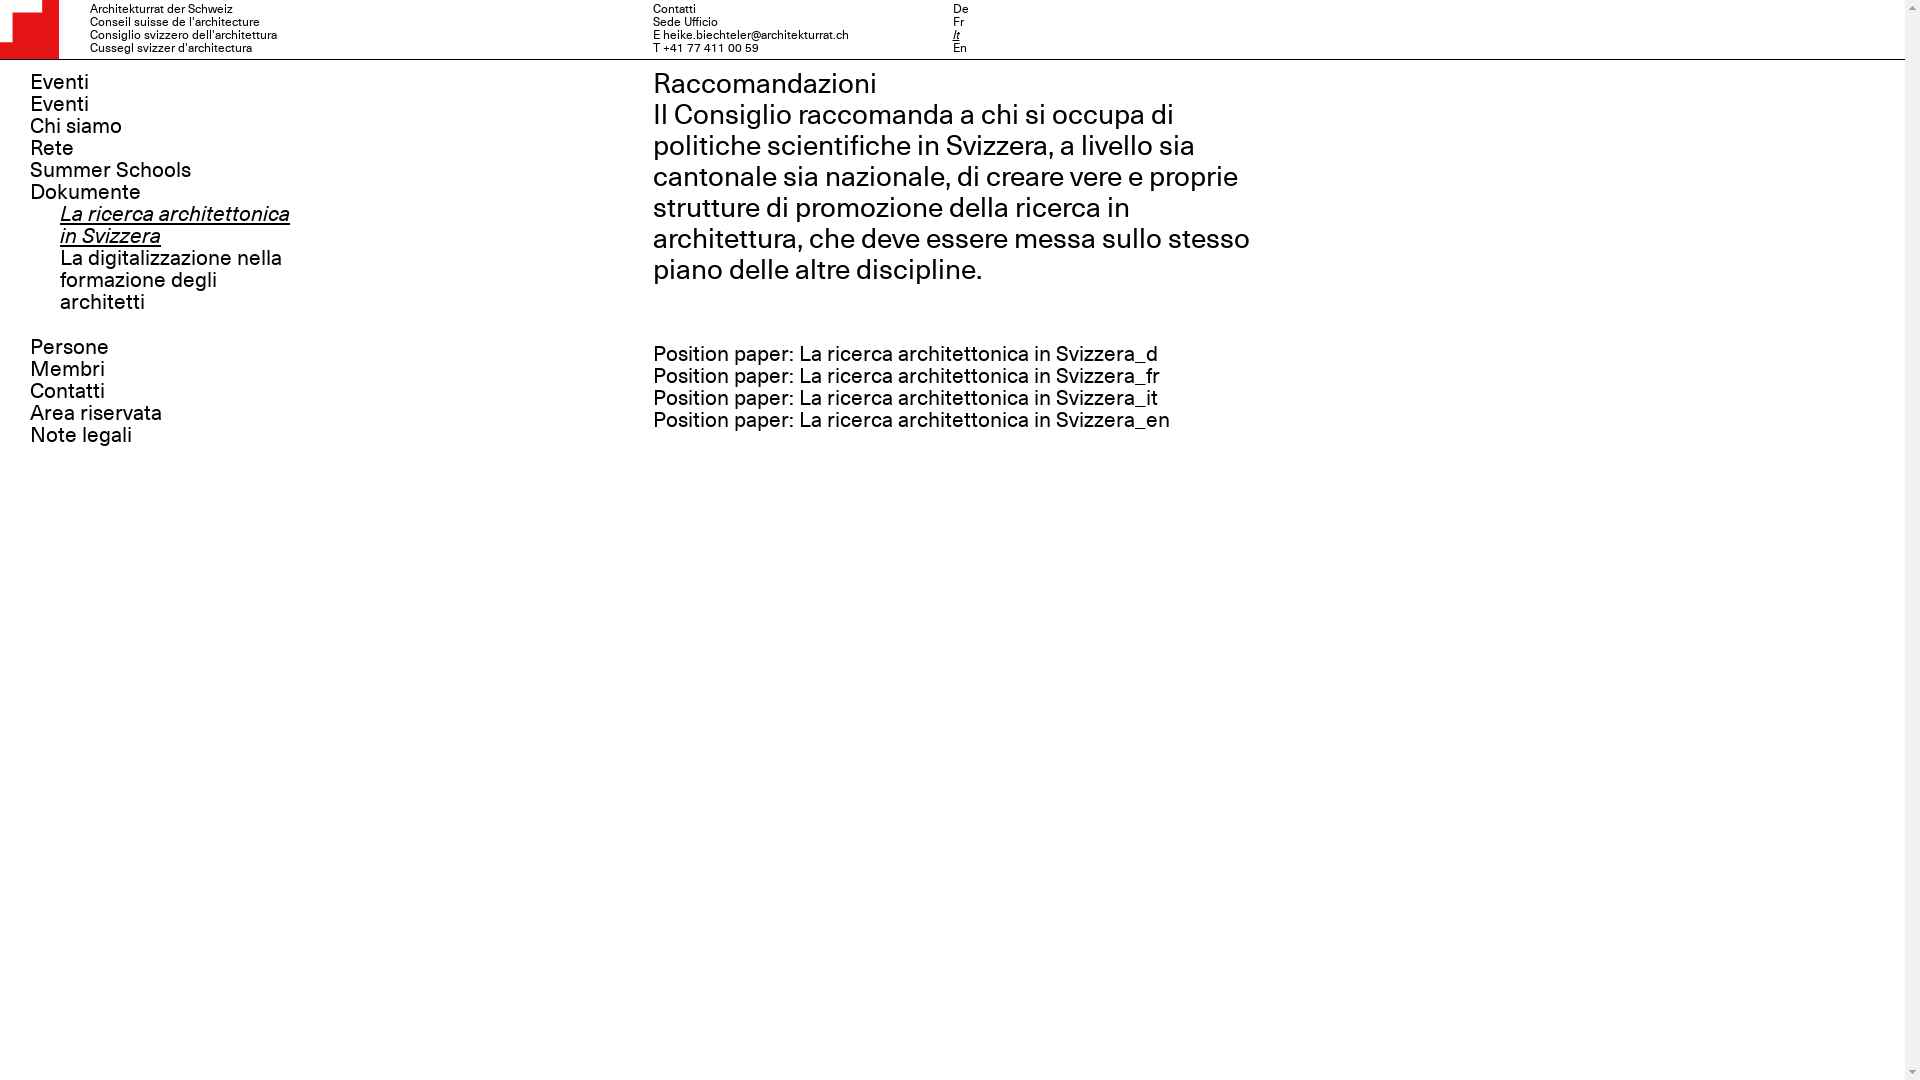  Describe the element at coordinates (109, 168) in the screenshot. I see `'Summer Schools'` at that location.